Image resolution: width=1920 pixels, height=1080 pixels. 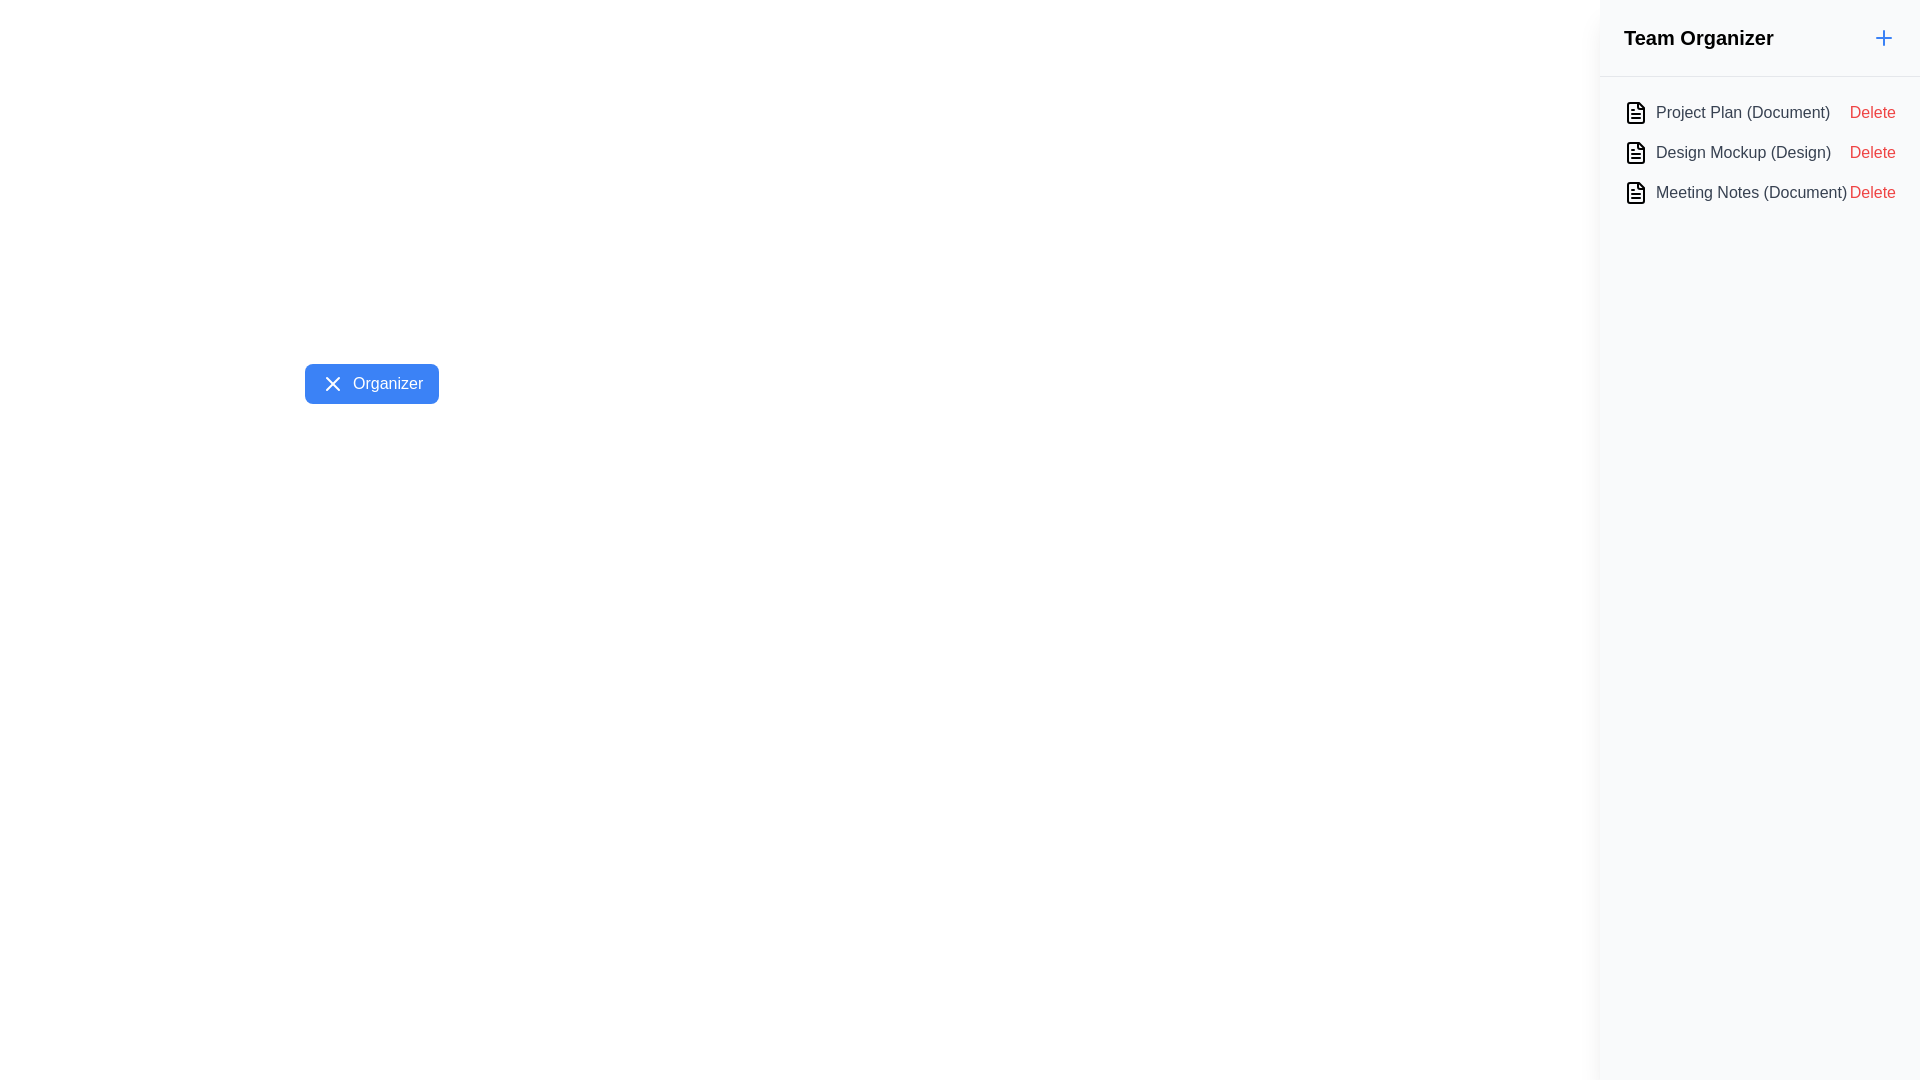 What do you see at coordinates (332, 384) in the screenshot?
I see `the cross-shaped close icon located on the left side of the 'Organizer' button` at bounding box center [332, 384].